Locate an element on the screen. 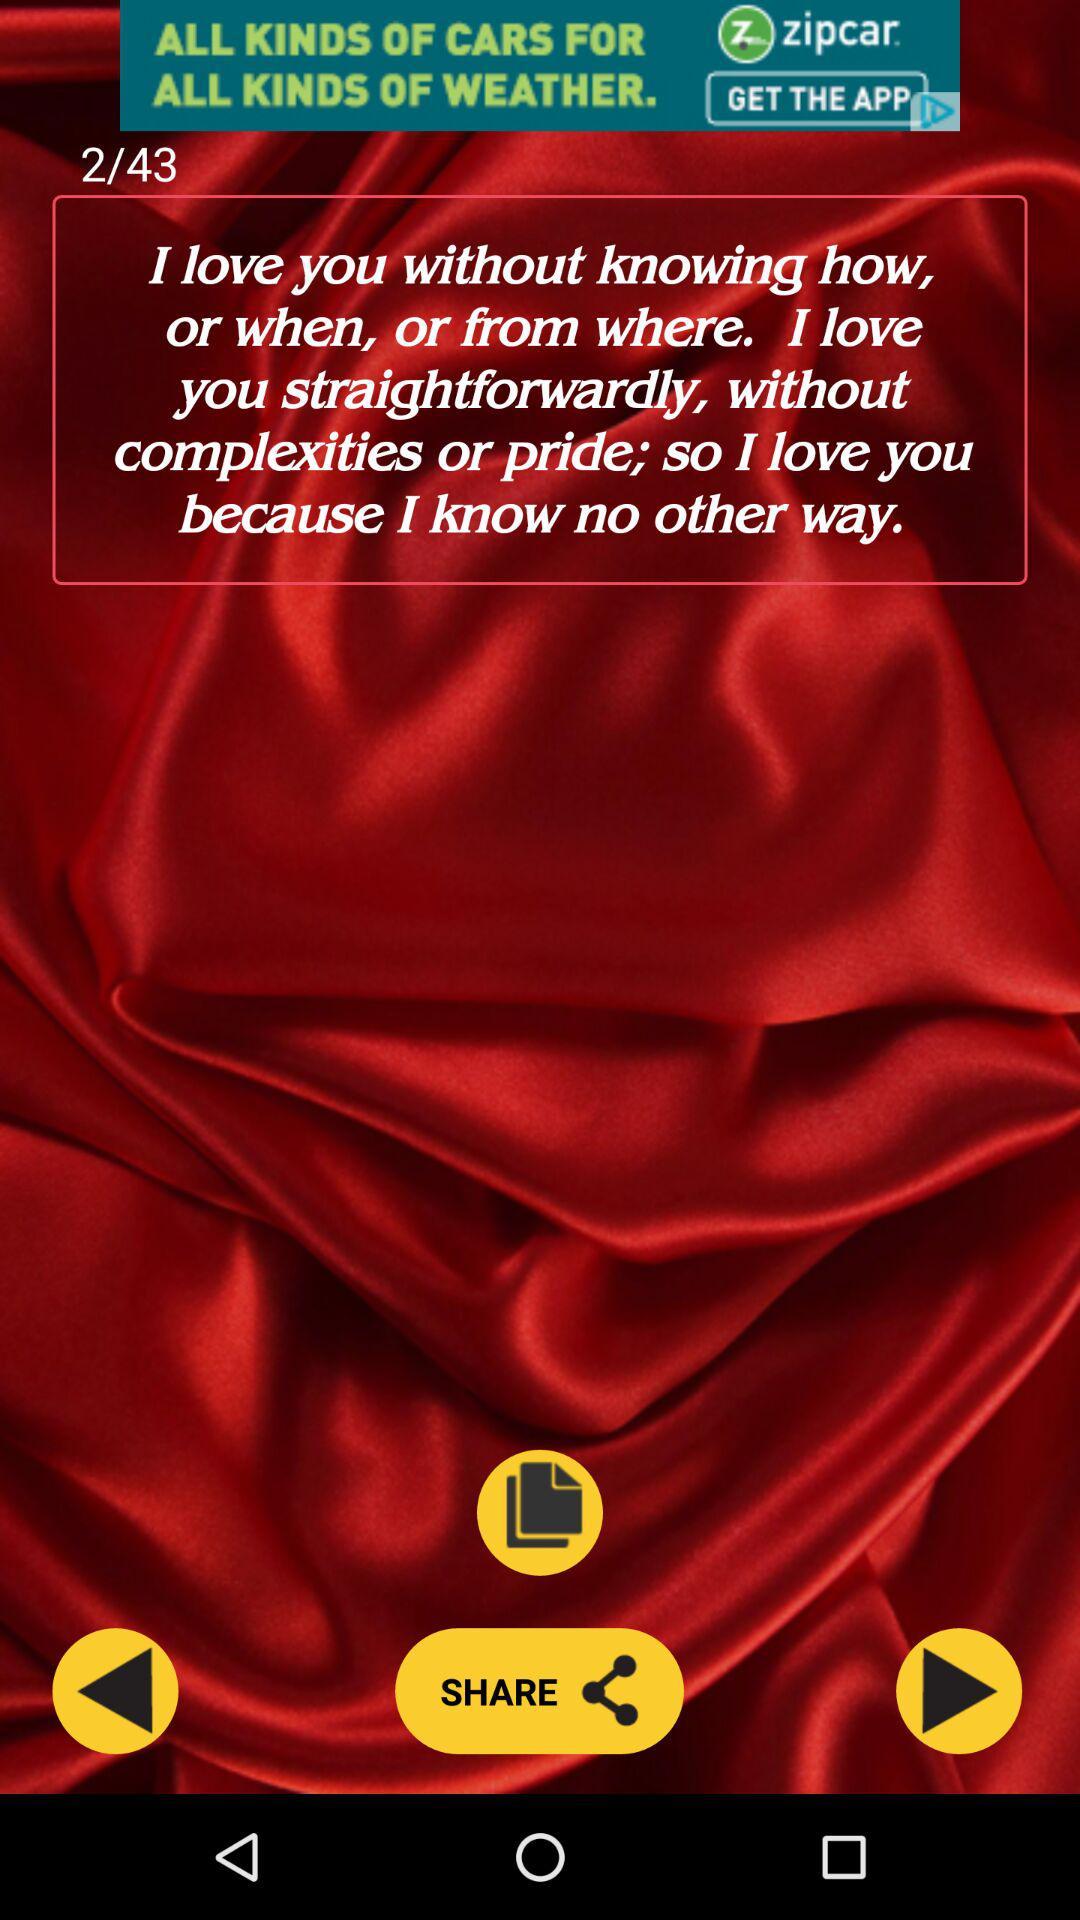 The image size is (1080, 1920). next is located at coordinates (958, 1690).